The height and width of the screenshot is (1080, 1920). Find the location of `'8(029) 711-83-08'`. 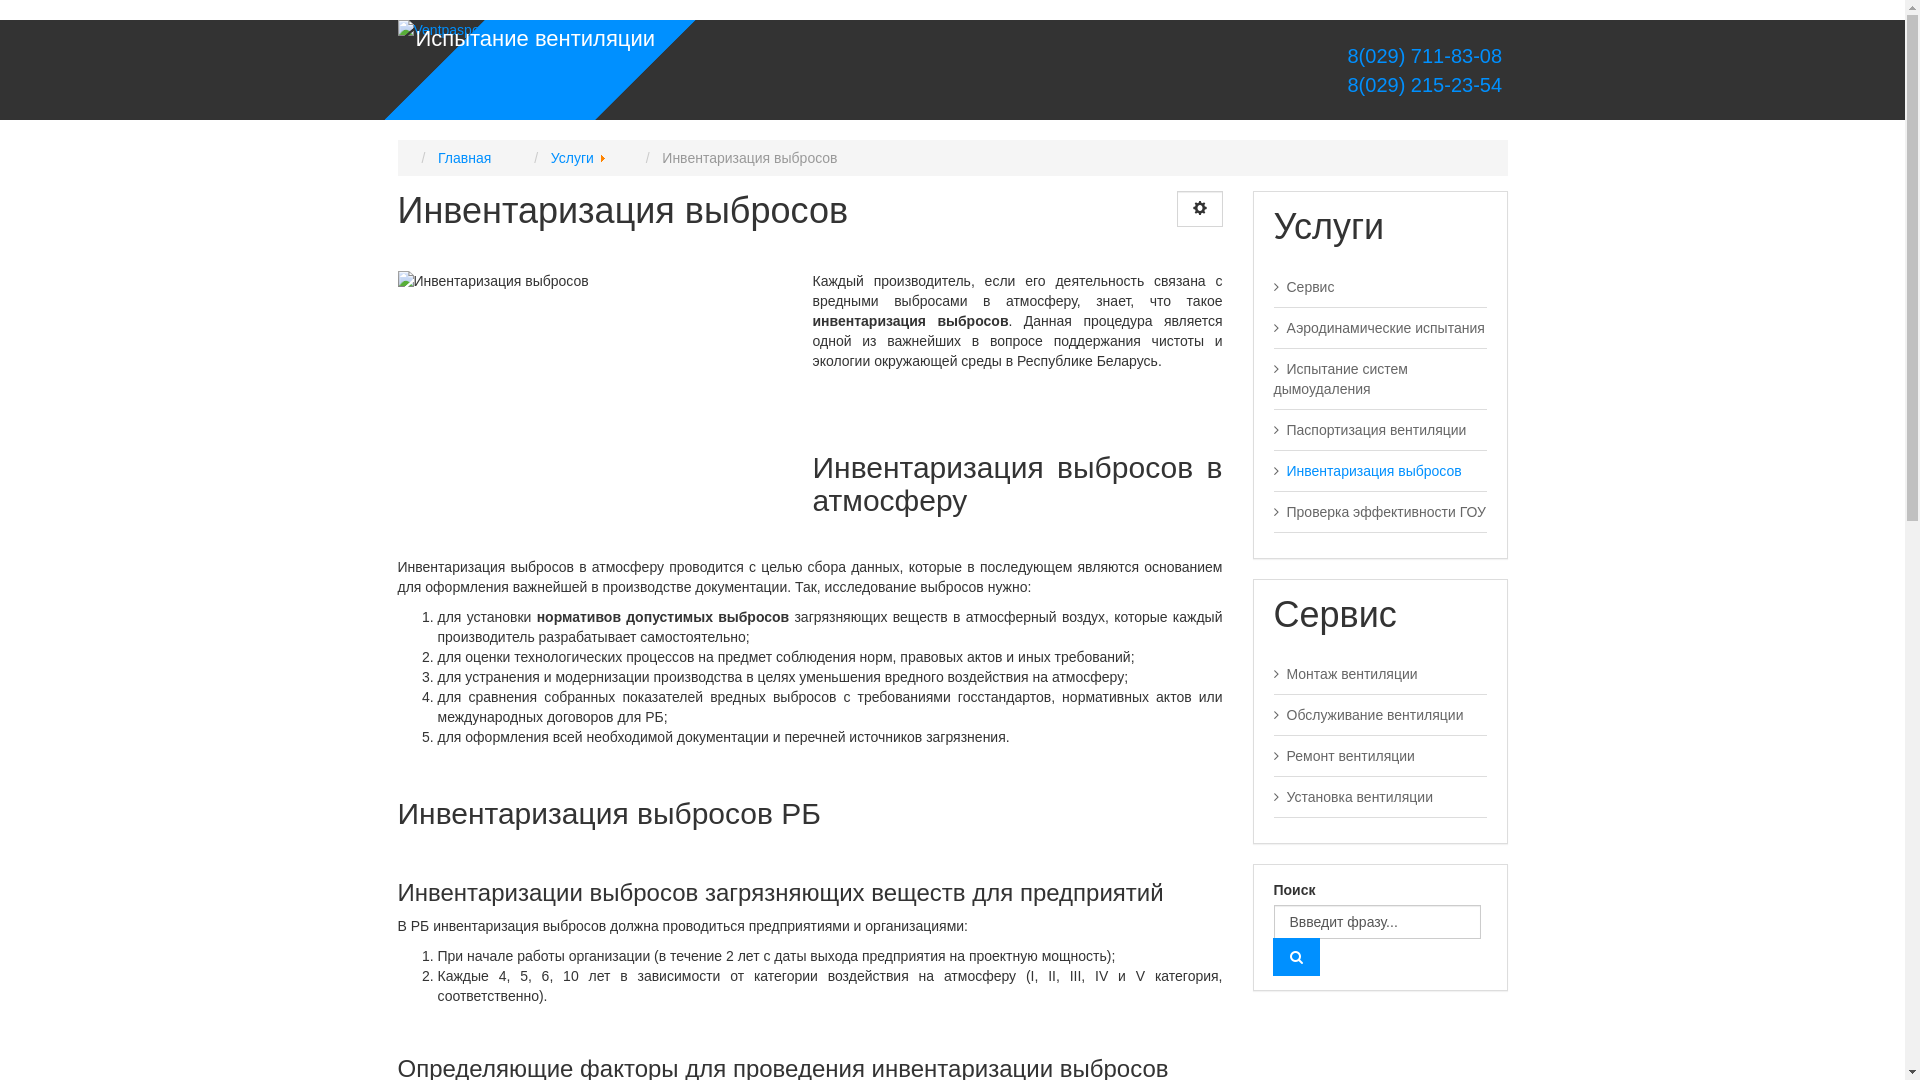

'8(029) 711-83-08' is located at coordinates (1424, 55).